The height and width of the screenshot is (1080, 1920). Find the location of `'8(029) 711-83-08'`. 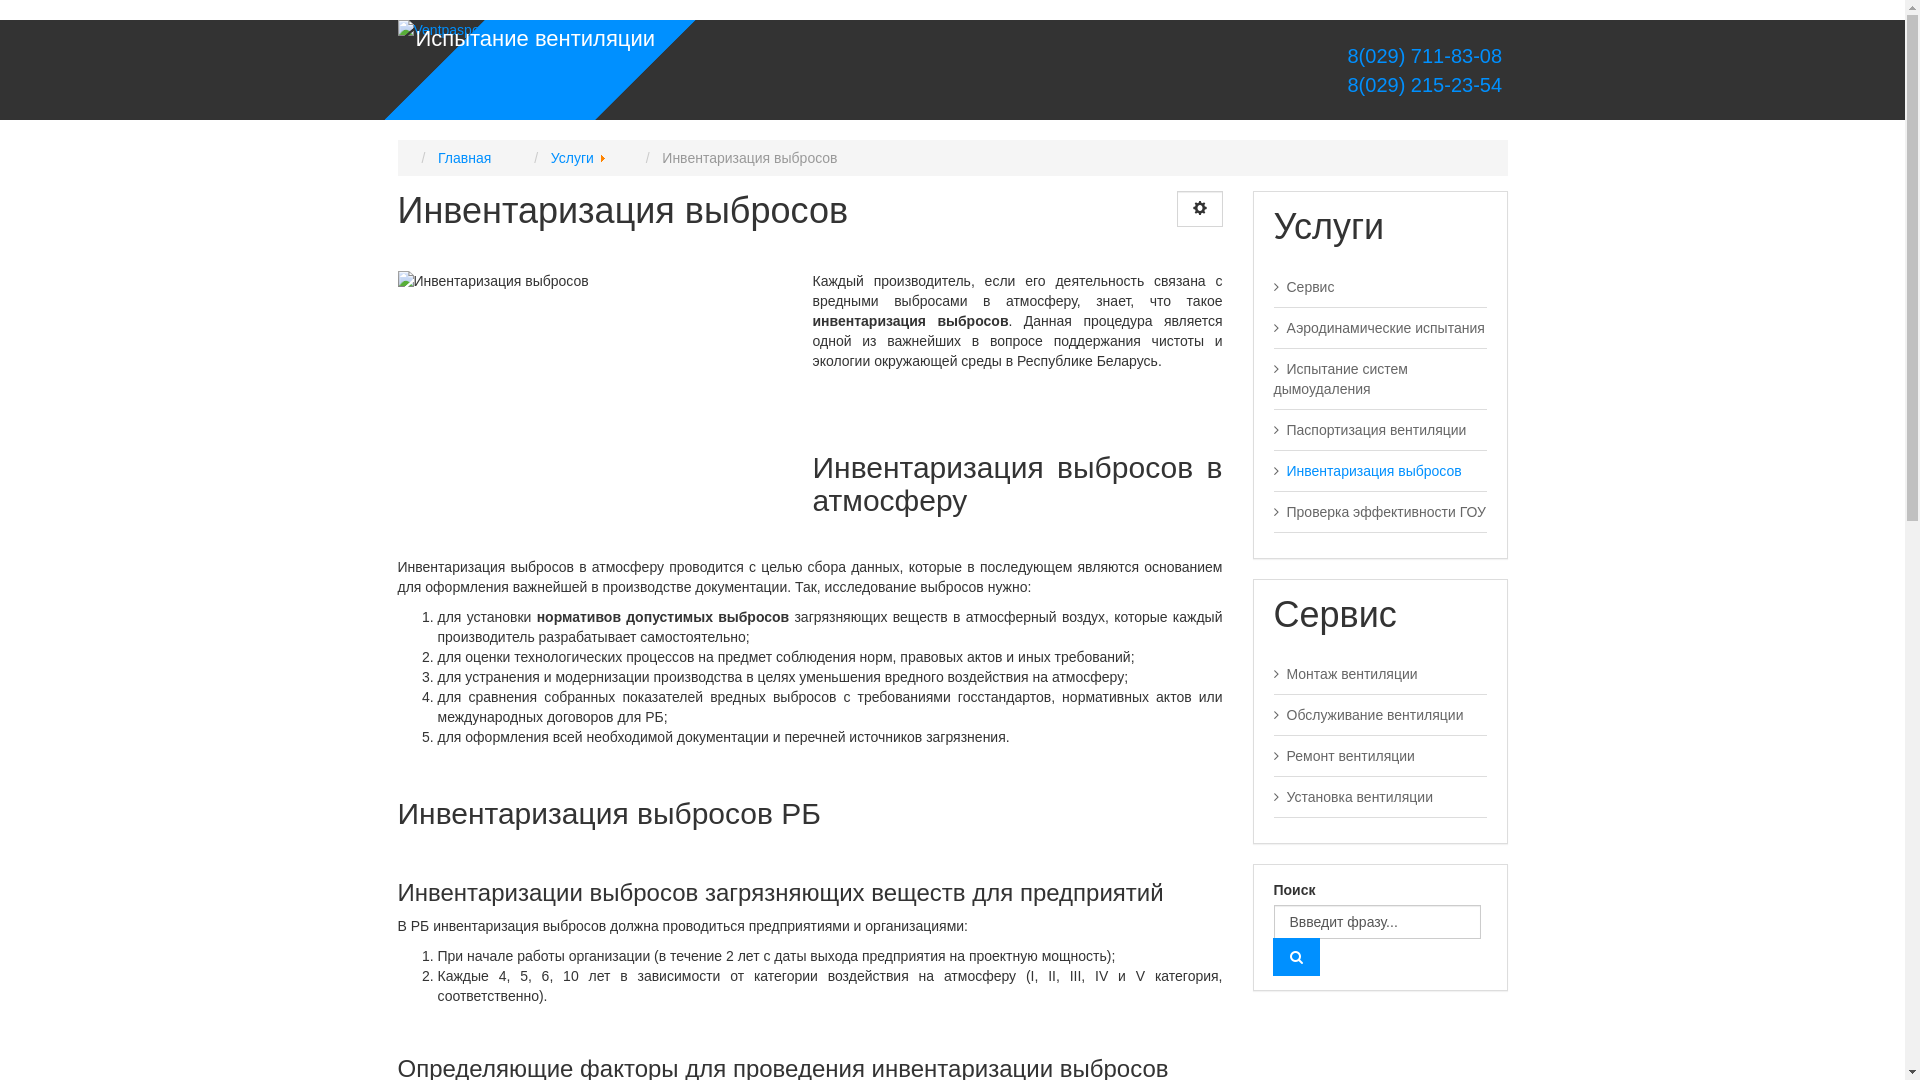

'8(029) 711-83-08' is located at coordinates (1424, 55).